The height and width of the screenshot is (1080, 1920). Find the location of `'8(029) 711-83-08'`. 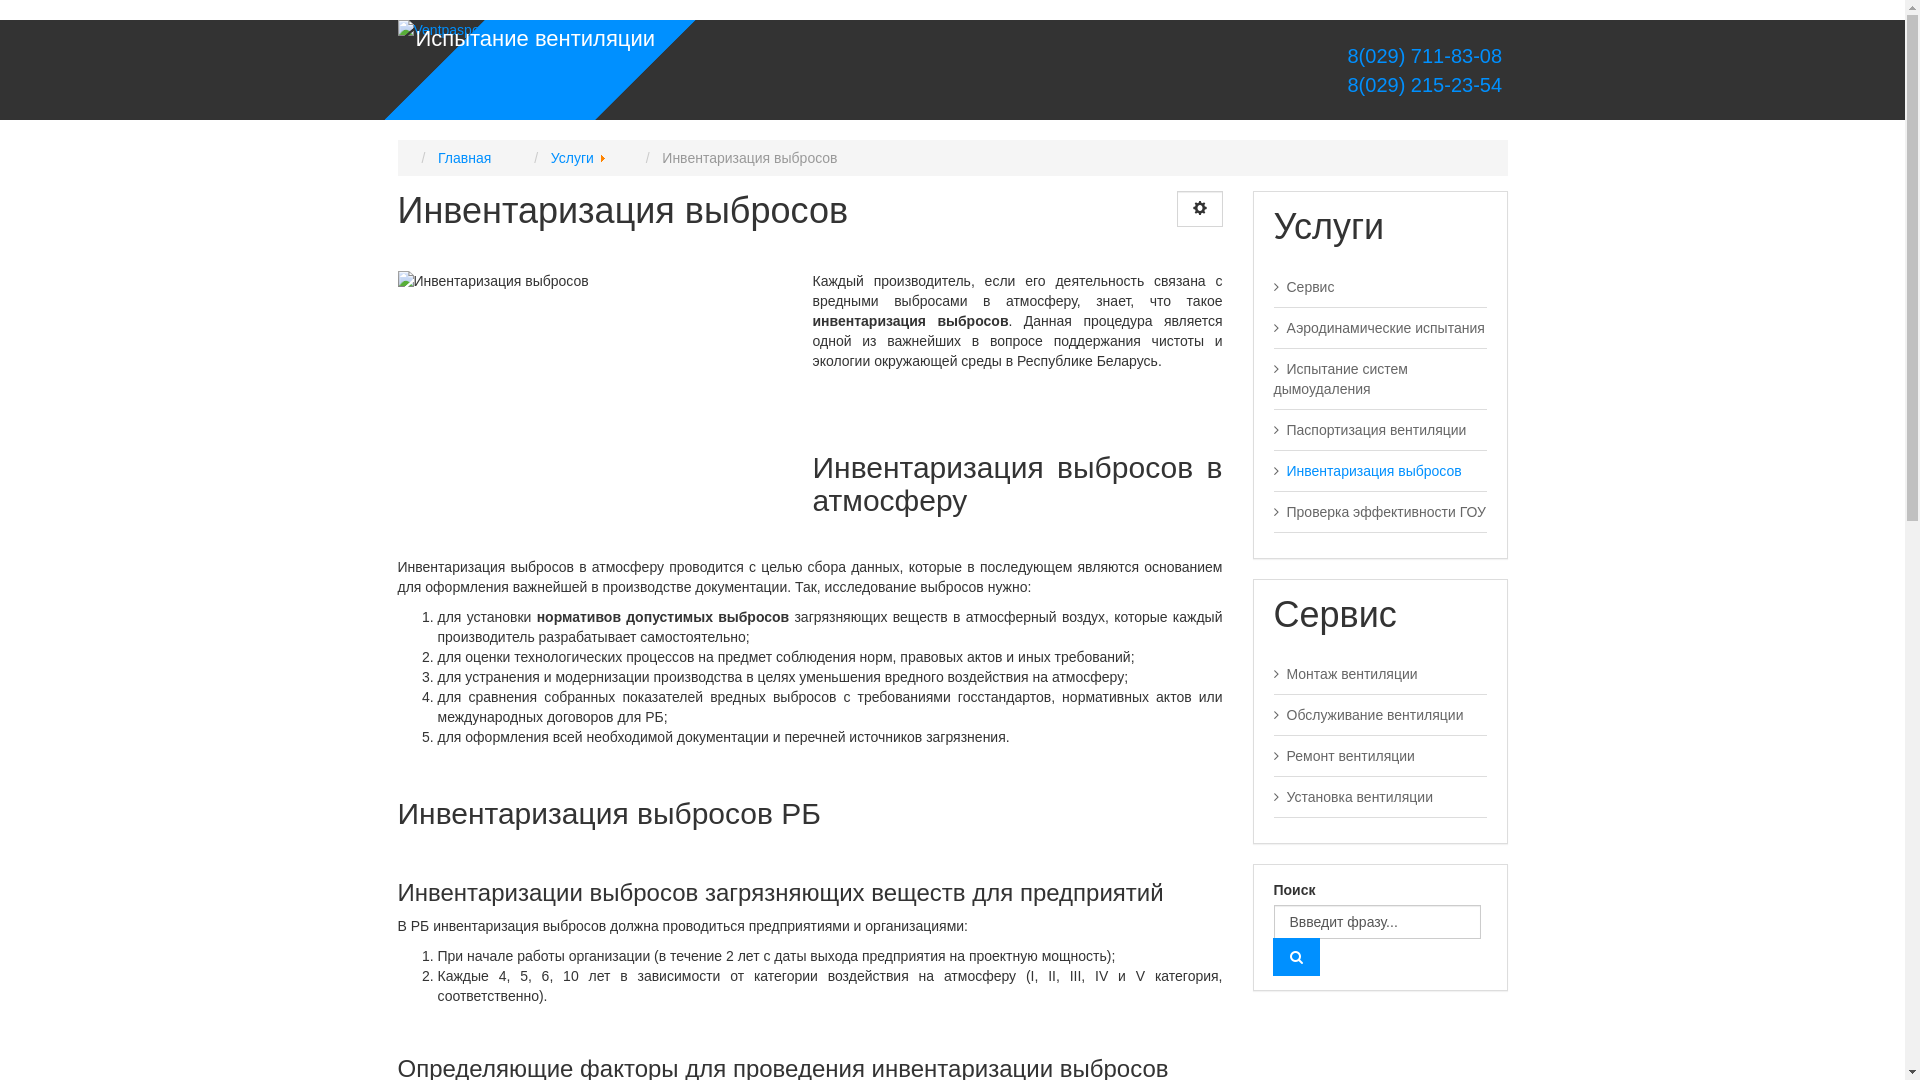

'8(029) 711-83-08' is located at coordinates (1424, 55).